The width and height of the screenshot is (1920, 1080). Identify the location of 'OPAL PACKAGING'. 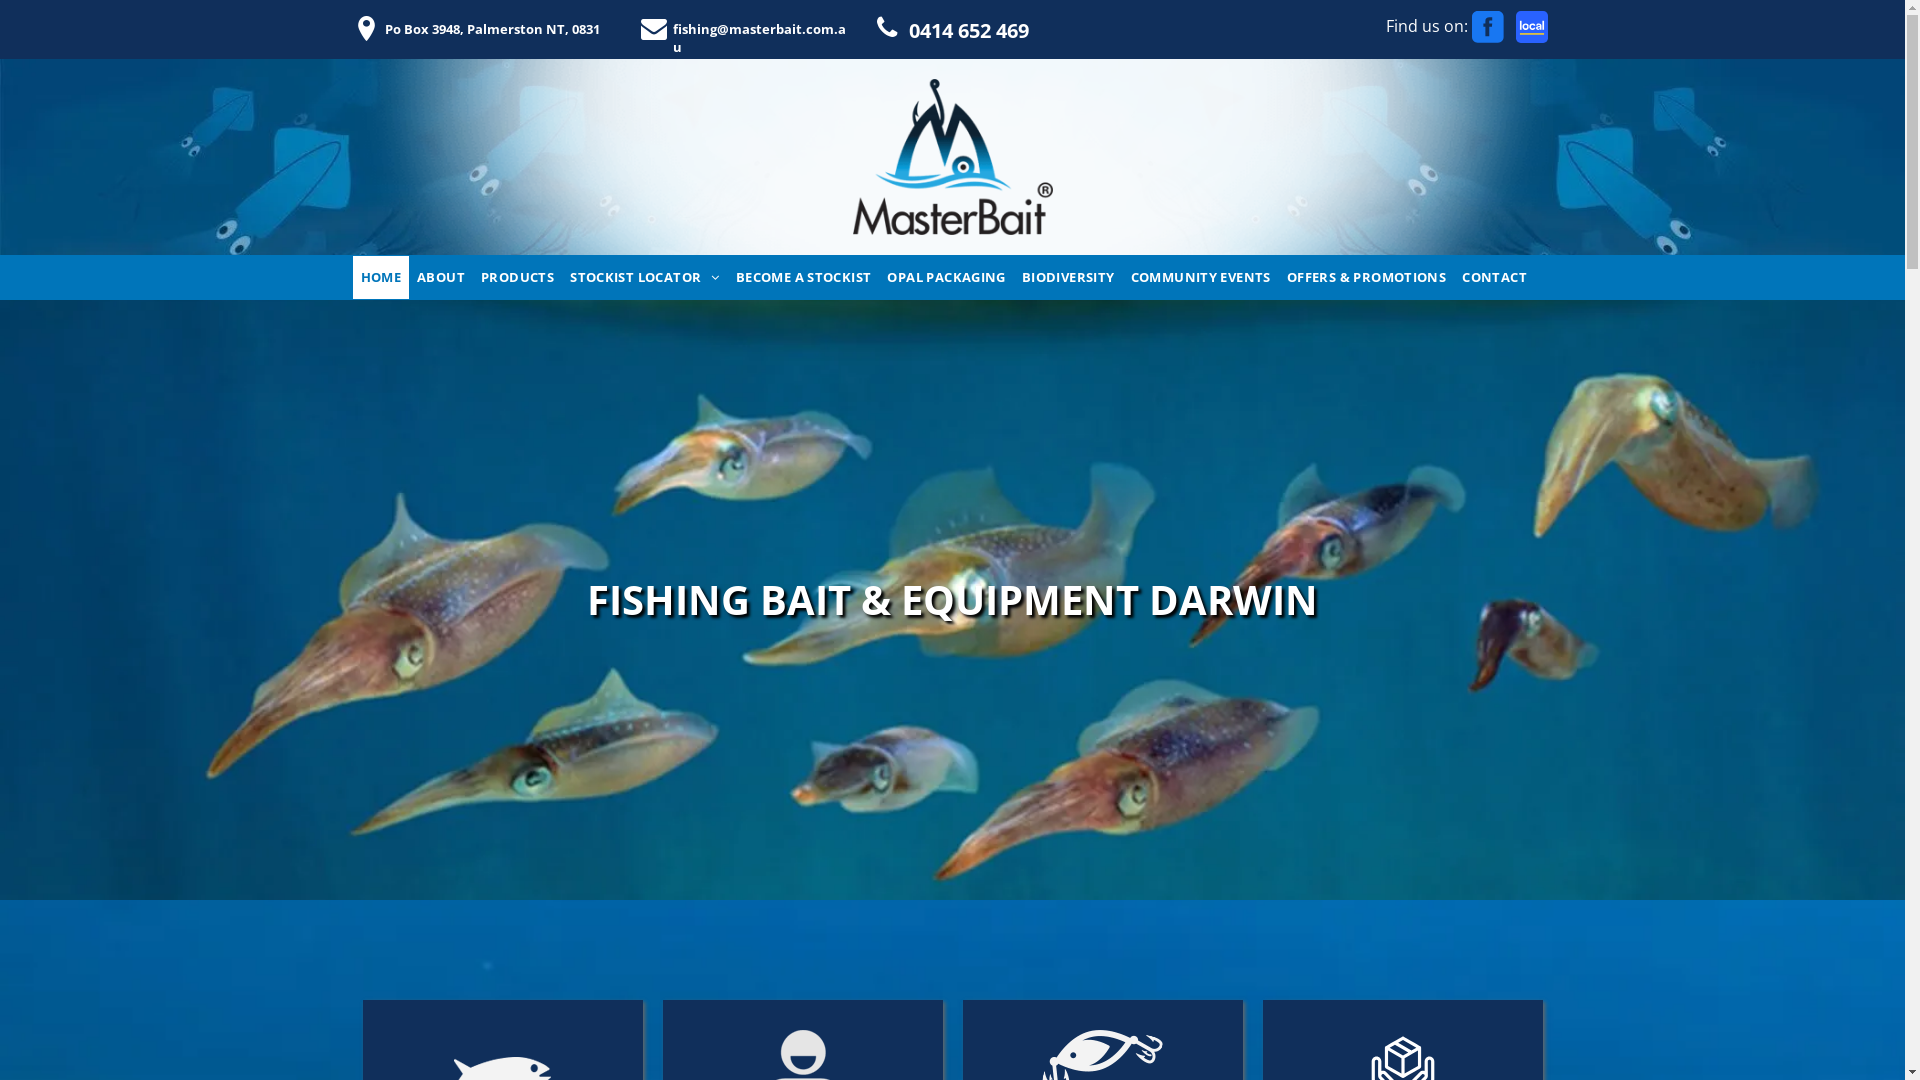
(944, 277).